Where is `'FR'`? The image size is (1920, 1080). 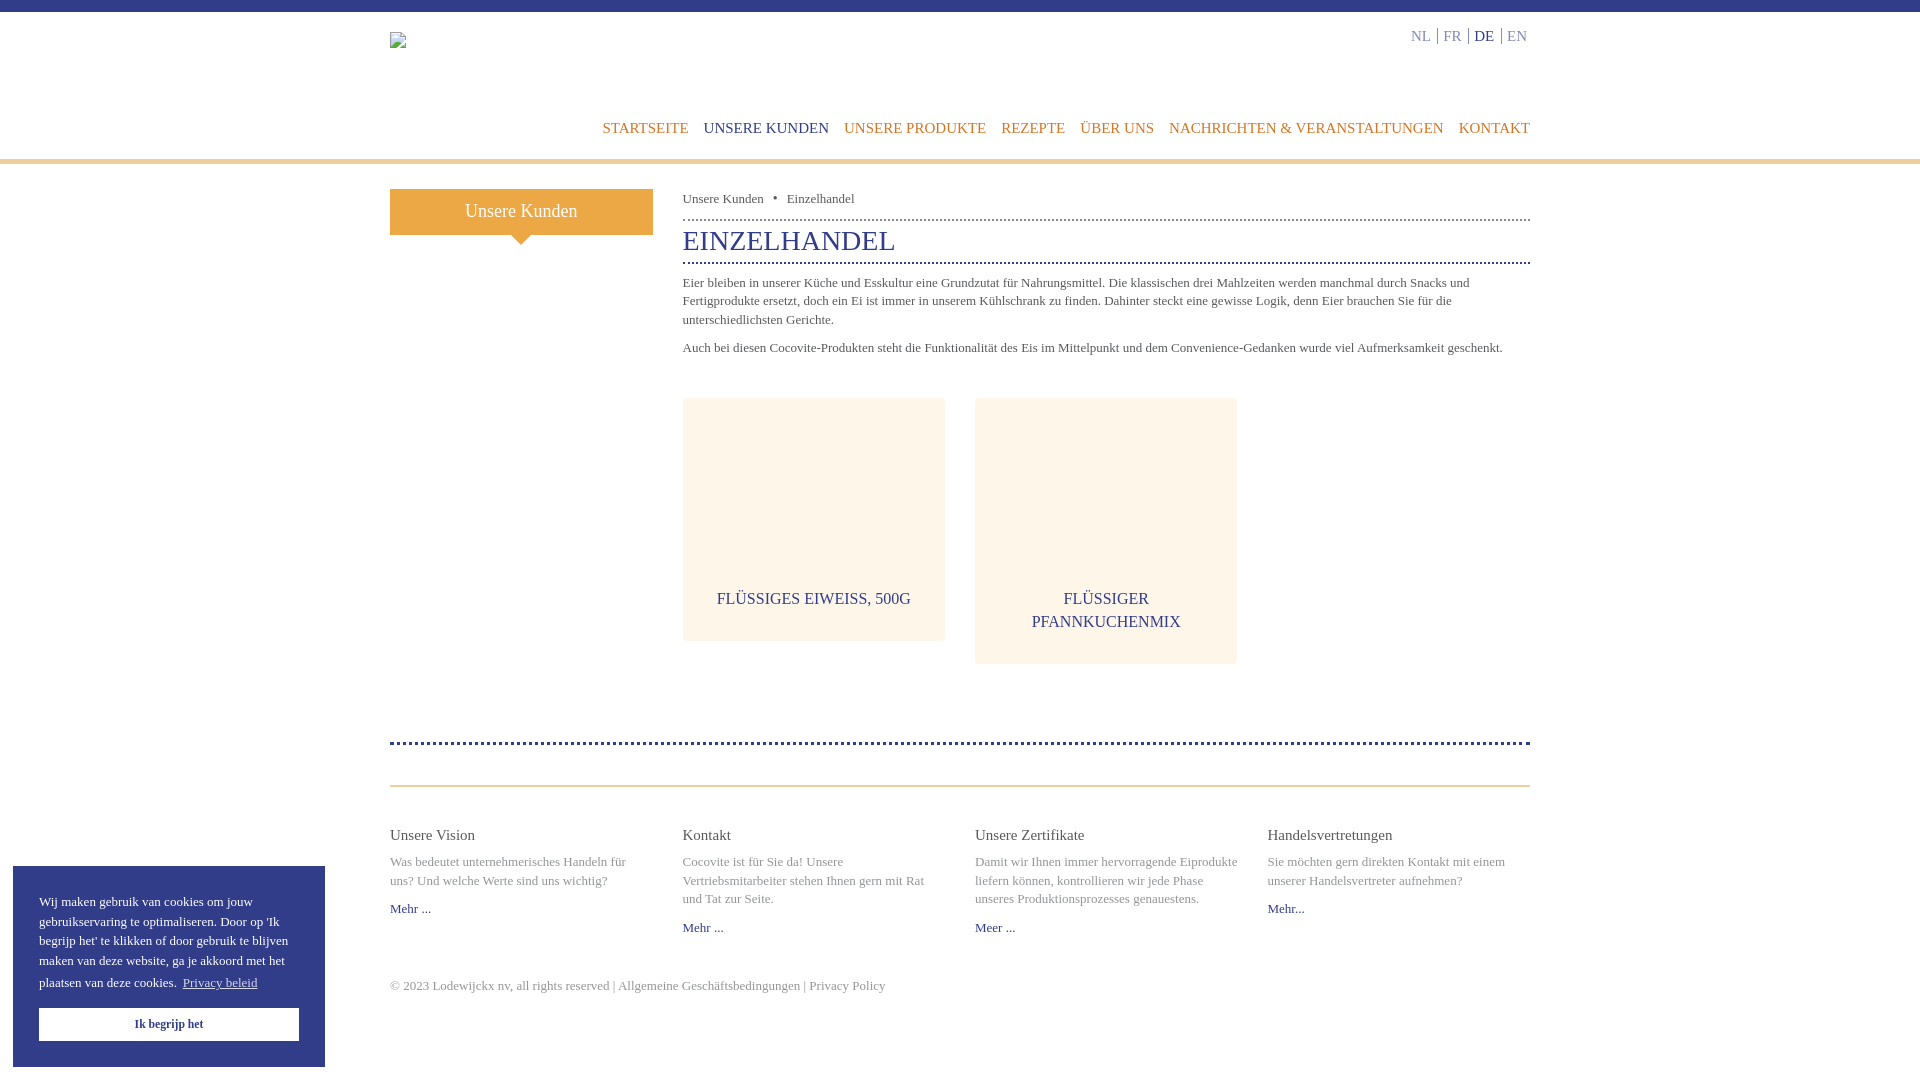 'FR' is located at coordinates (1454, 35).